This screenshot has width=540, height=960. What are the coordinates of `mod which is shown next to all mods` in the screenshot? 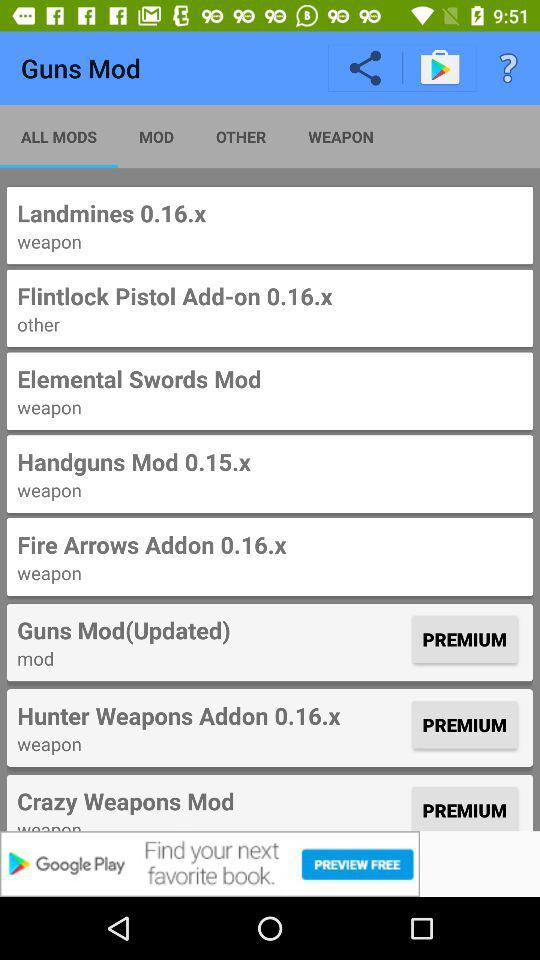 It's located at (155, 135).